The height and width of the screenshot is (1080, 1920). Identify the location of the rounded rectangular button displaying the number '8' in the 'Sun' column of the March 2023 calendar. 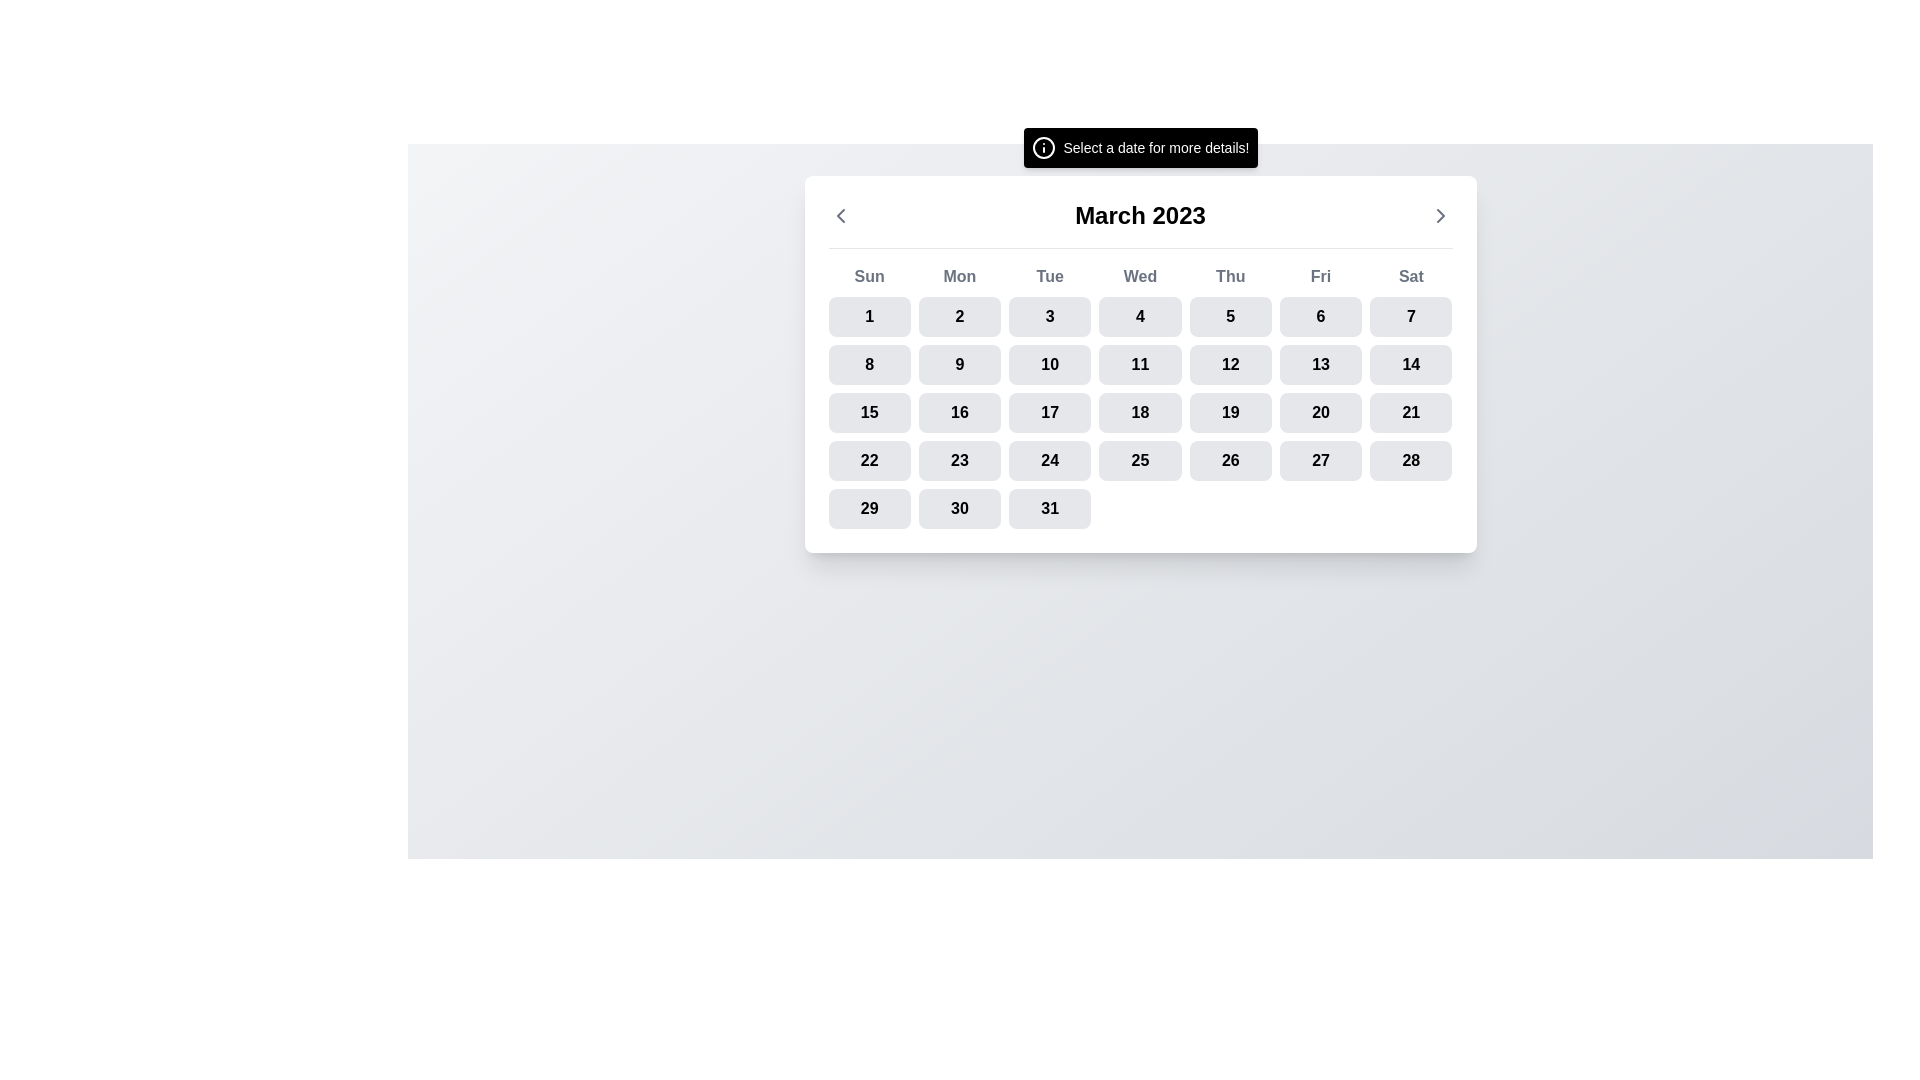
(869, 365).